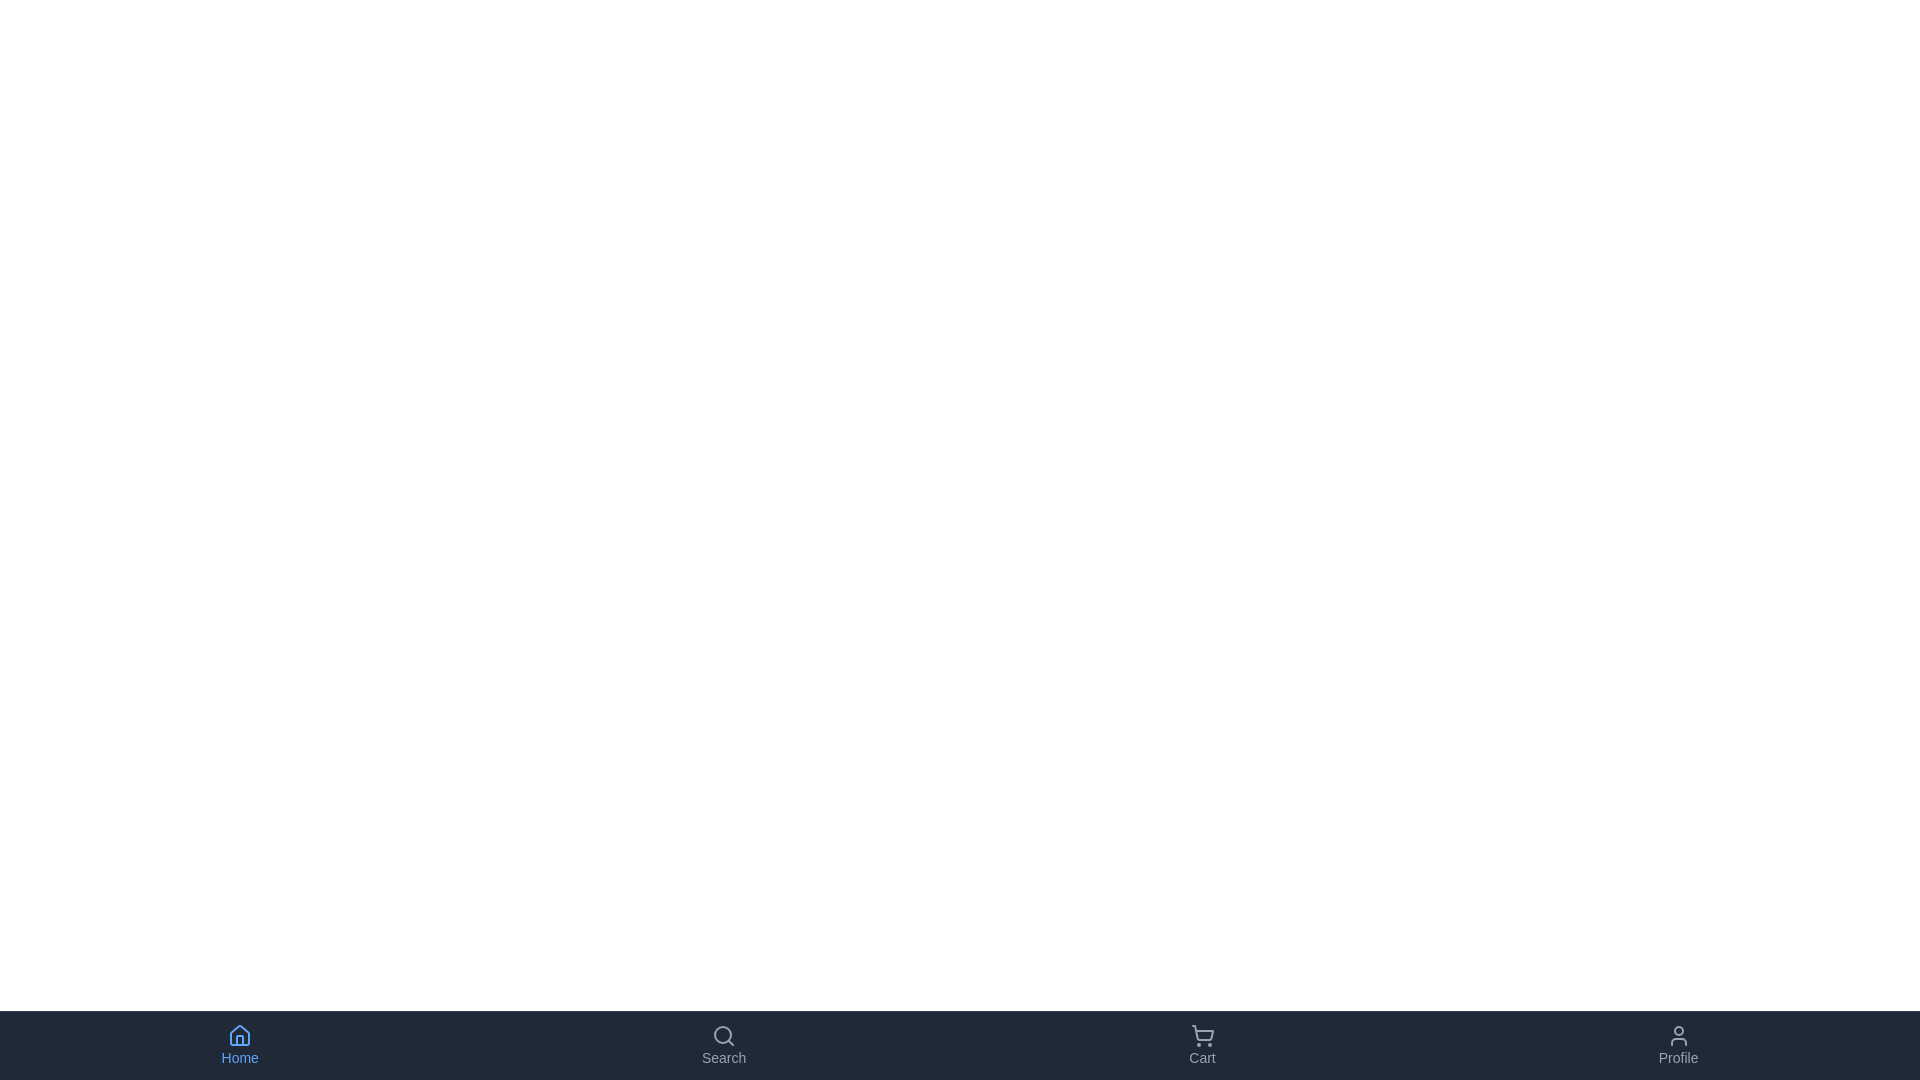 The height and width of the screenshot is (1080, 1920). What do you see at coordinates (1201, 1035) in the screenshot?
I see `the shopping cart icon located in the bottom navigation bar` at bounding box center [1201, 1035].